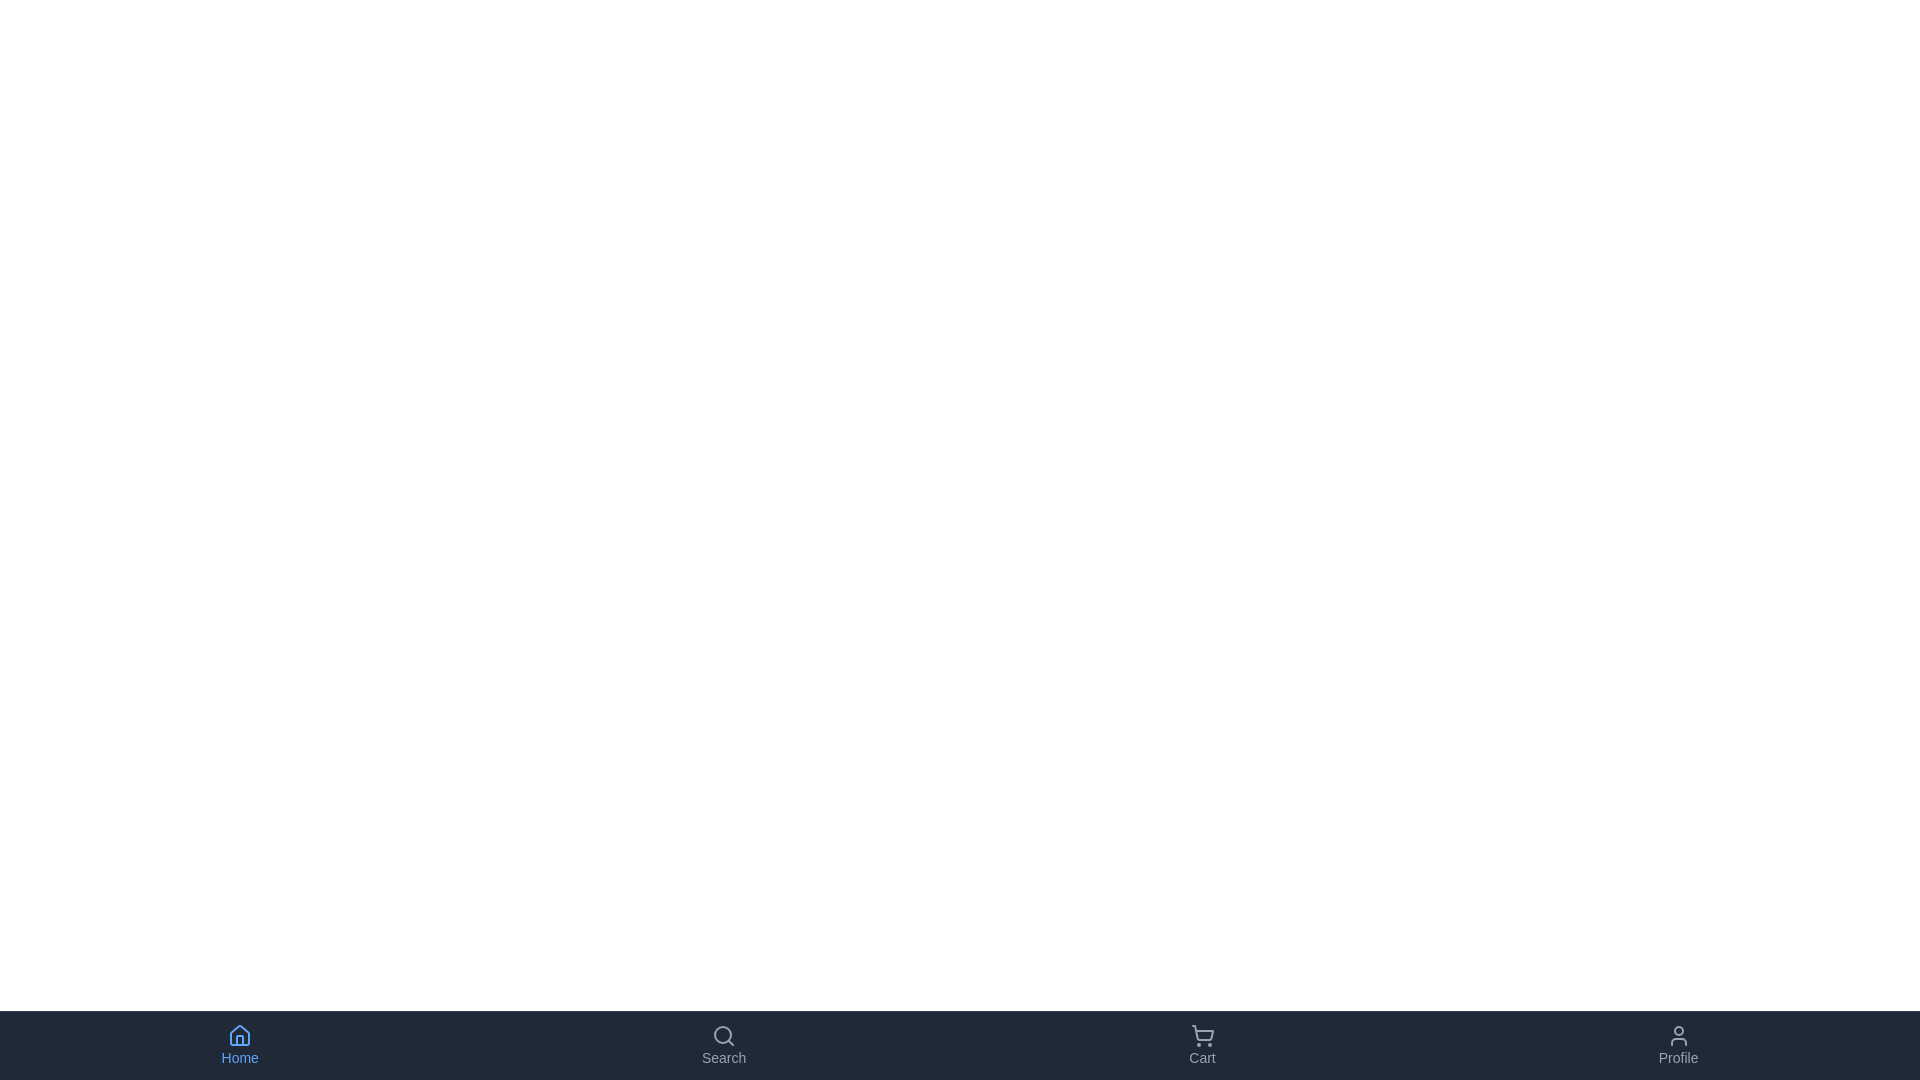 The height and width of the screenshot is (1080, 1920). What do you see at coordinates (1201, 1035) in the screenshot?
I see `the shopping cart icon located in the bottom navigation bar` at bounding box center [1201, 1035].